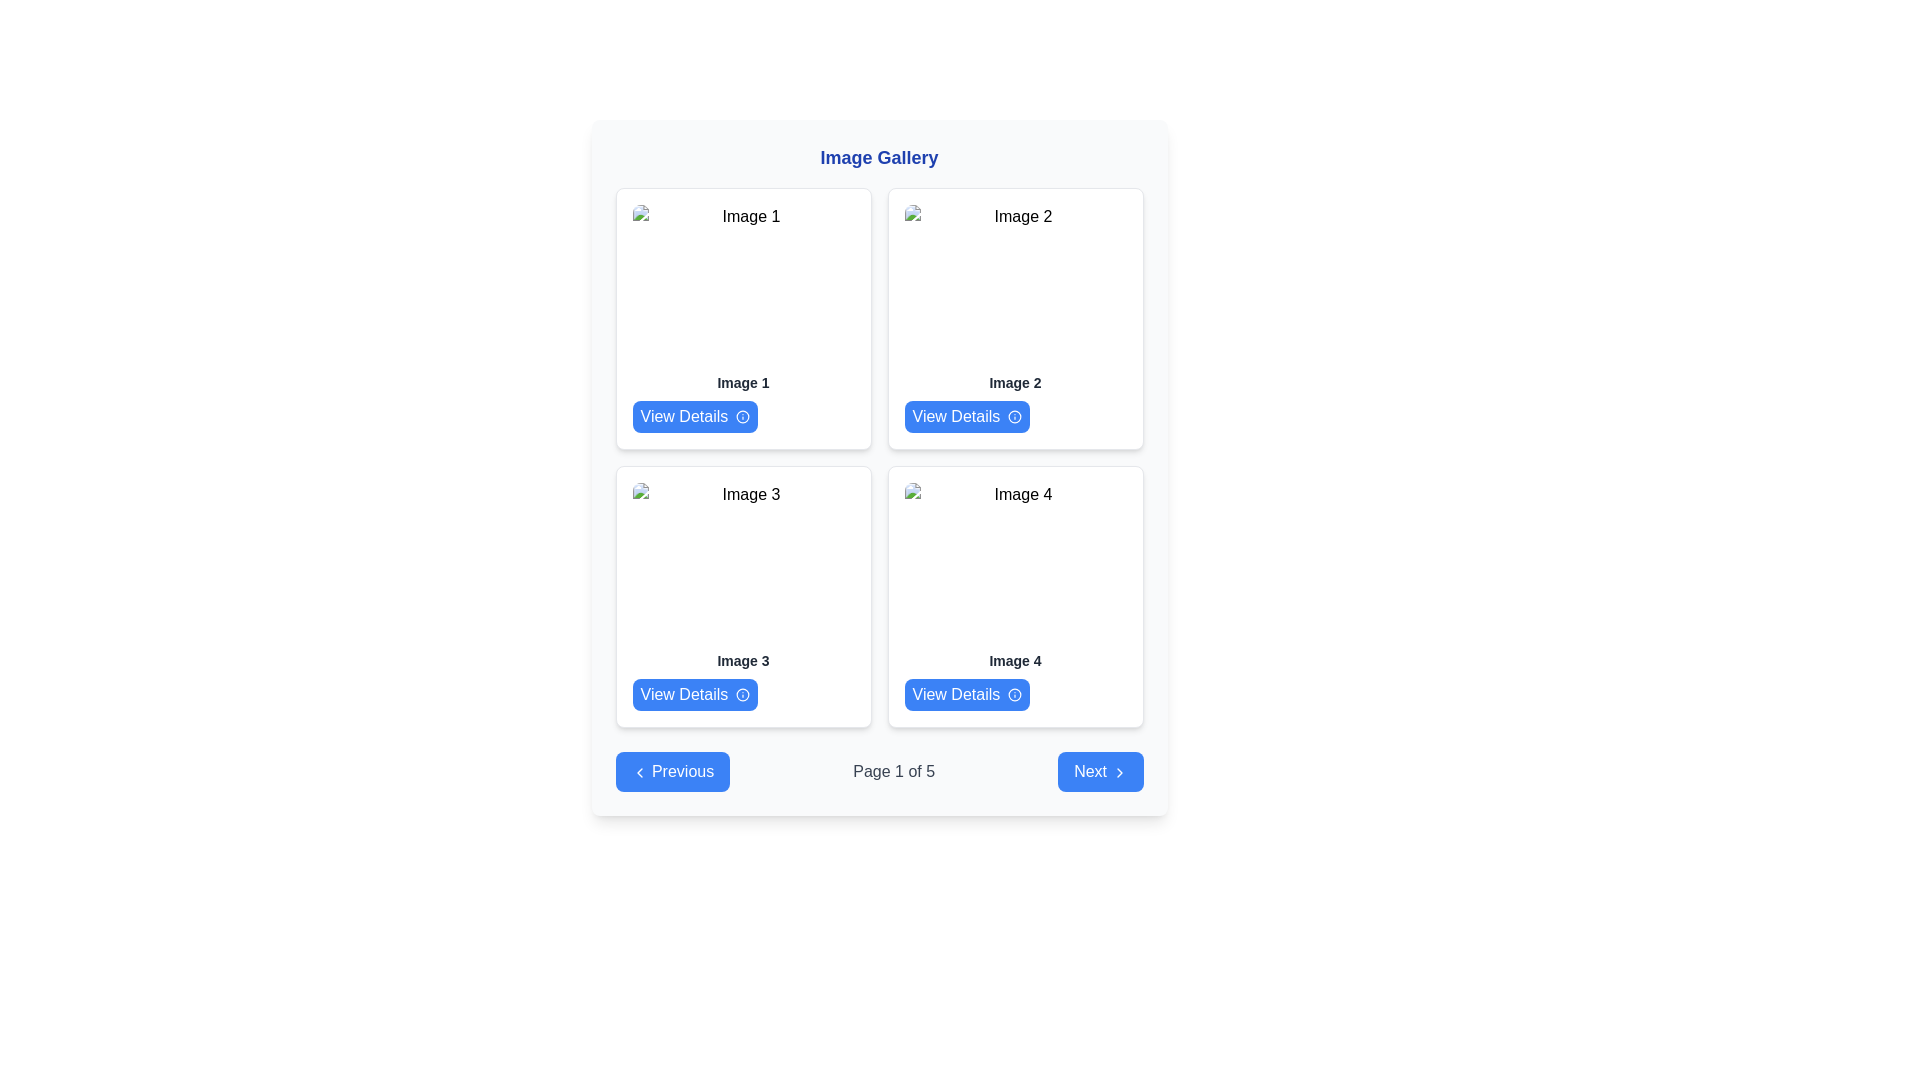 Image resolution: width=1920 pixels, height=1080 pixels. Describe the element at coordinates (1099, 770) in the screenshot. I see `the blue 'Next' button with rounded corners by navigating` at that location.